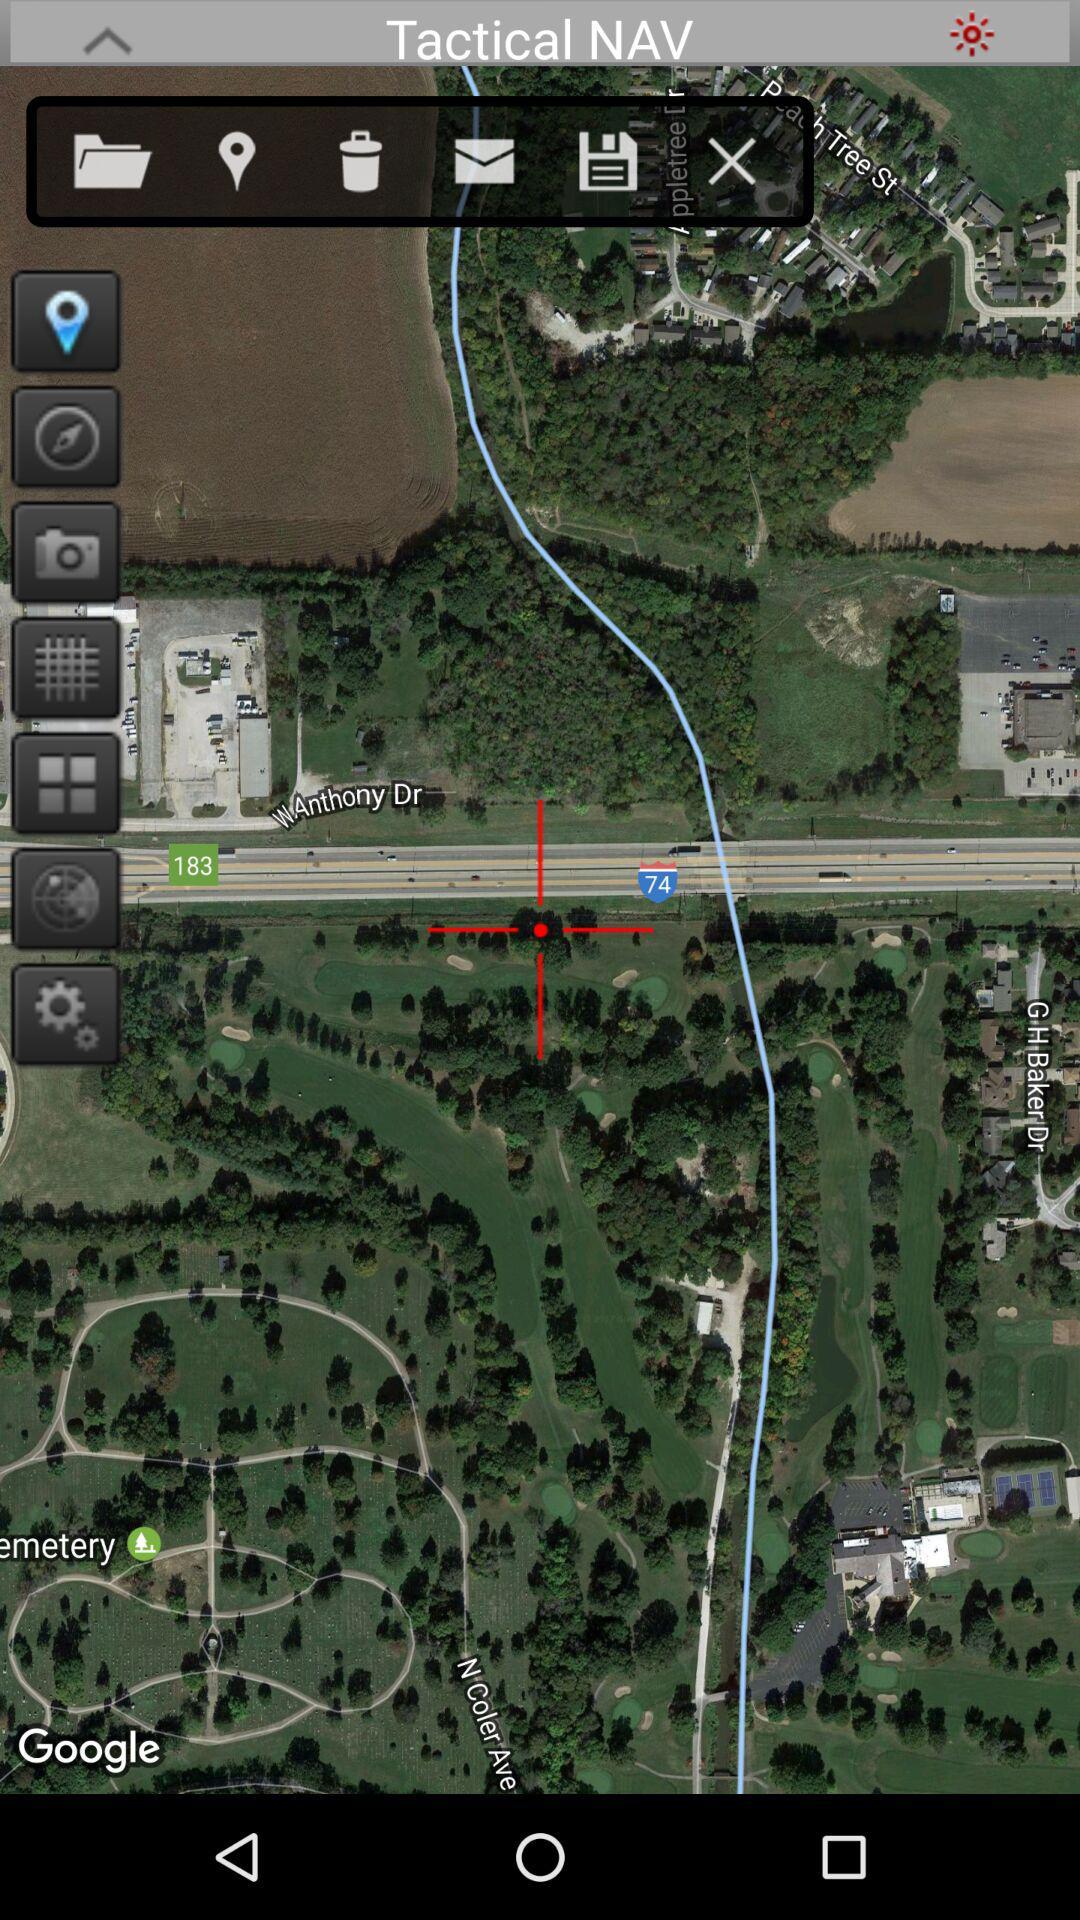  What do you see at coordinates (133, 156) in the screenshot?
I see `open file` at bounding box center [133, 156].